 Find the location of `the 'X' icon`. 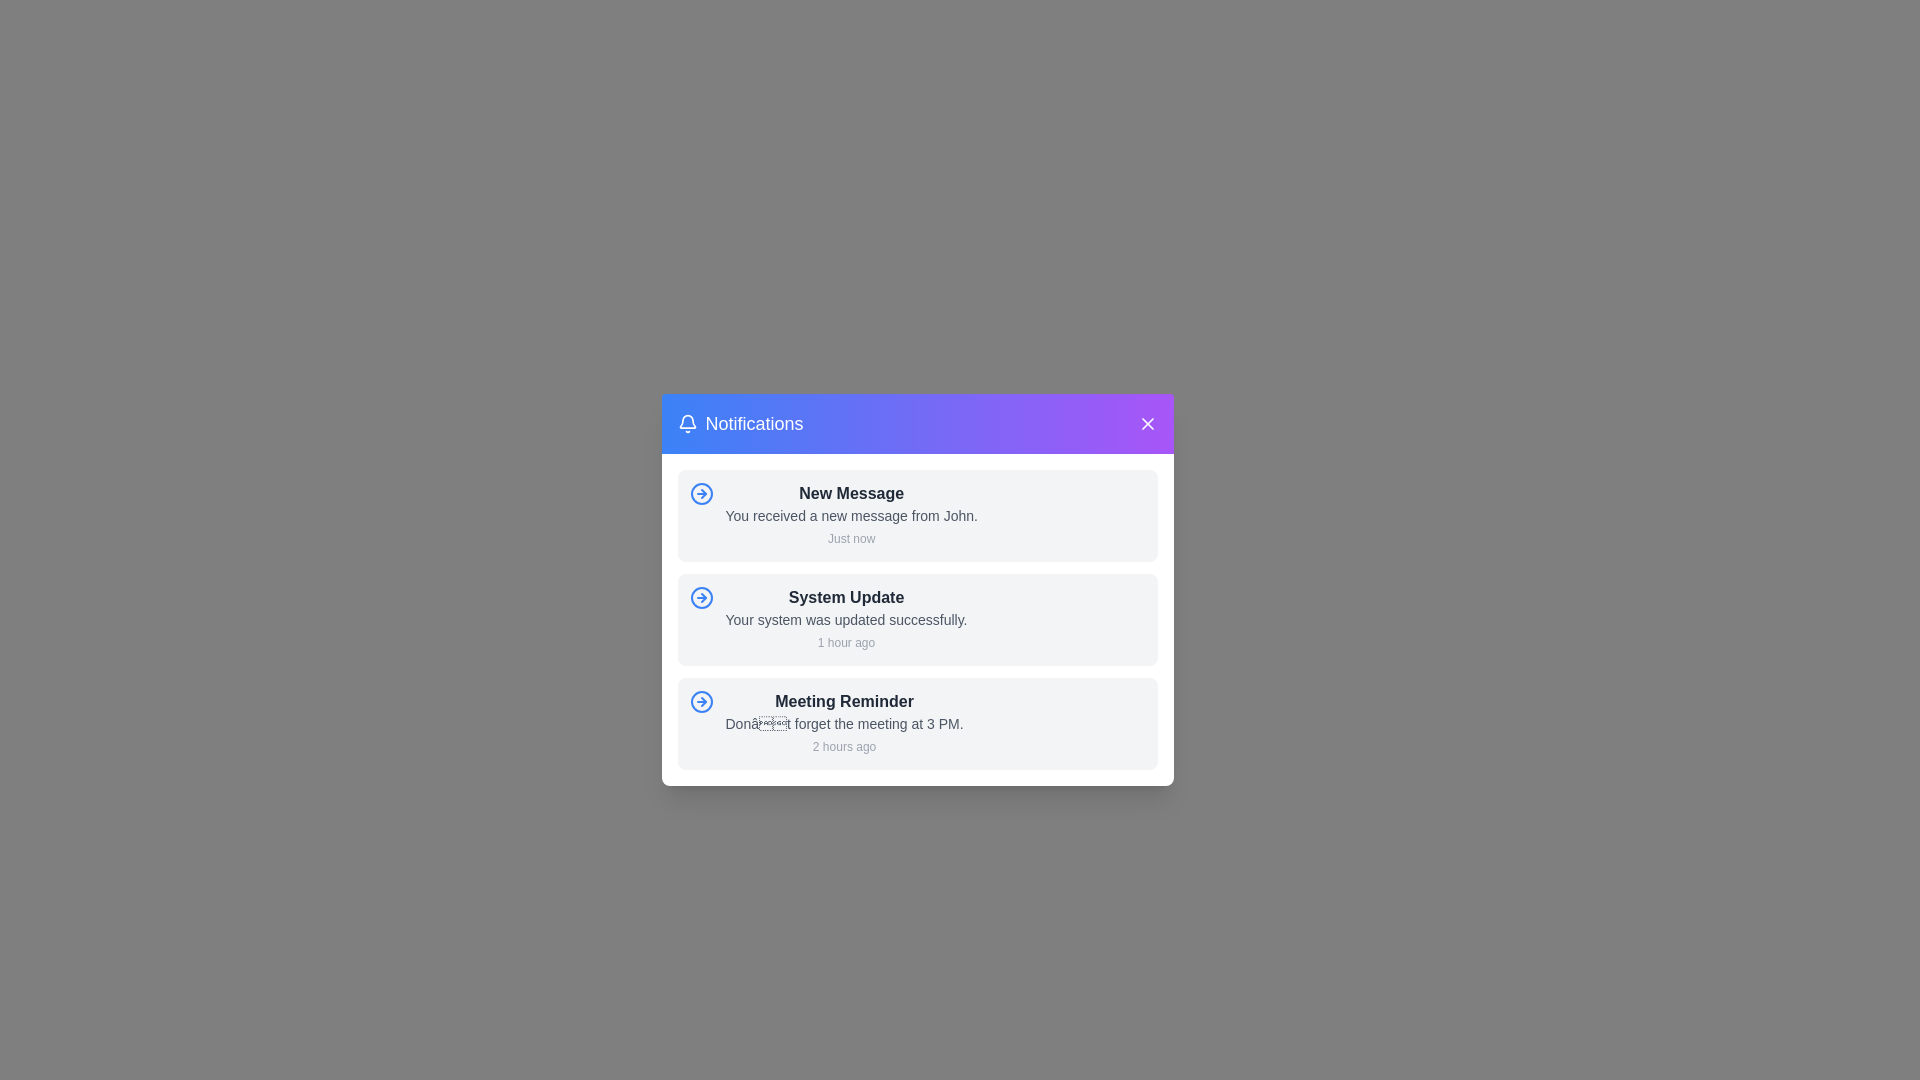

the 'X' icon is located at coordinates (1147, 423).